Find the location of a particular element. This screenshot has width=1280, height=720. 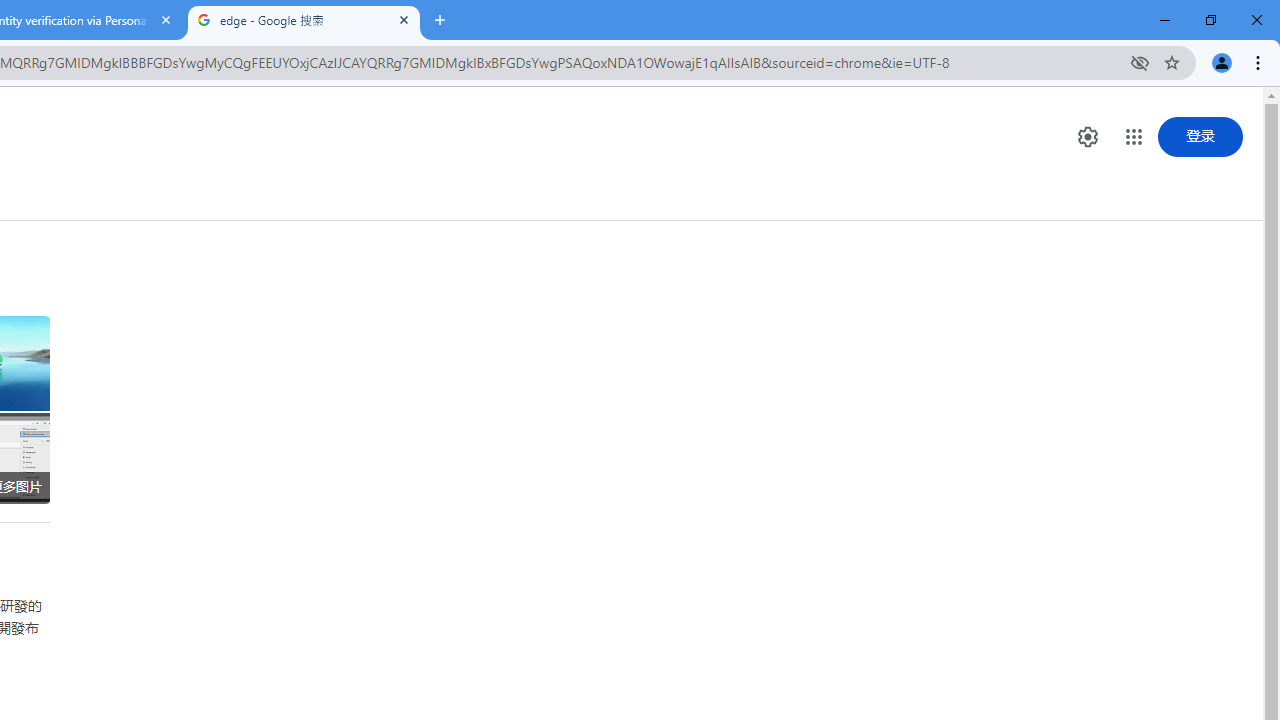

'Third-party cookies blocked' is located at coordinates (1139, 61).